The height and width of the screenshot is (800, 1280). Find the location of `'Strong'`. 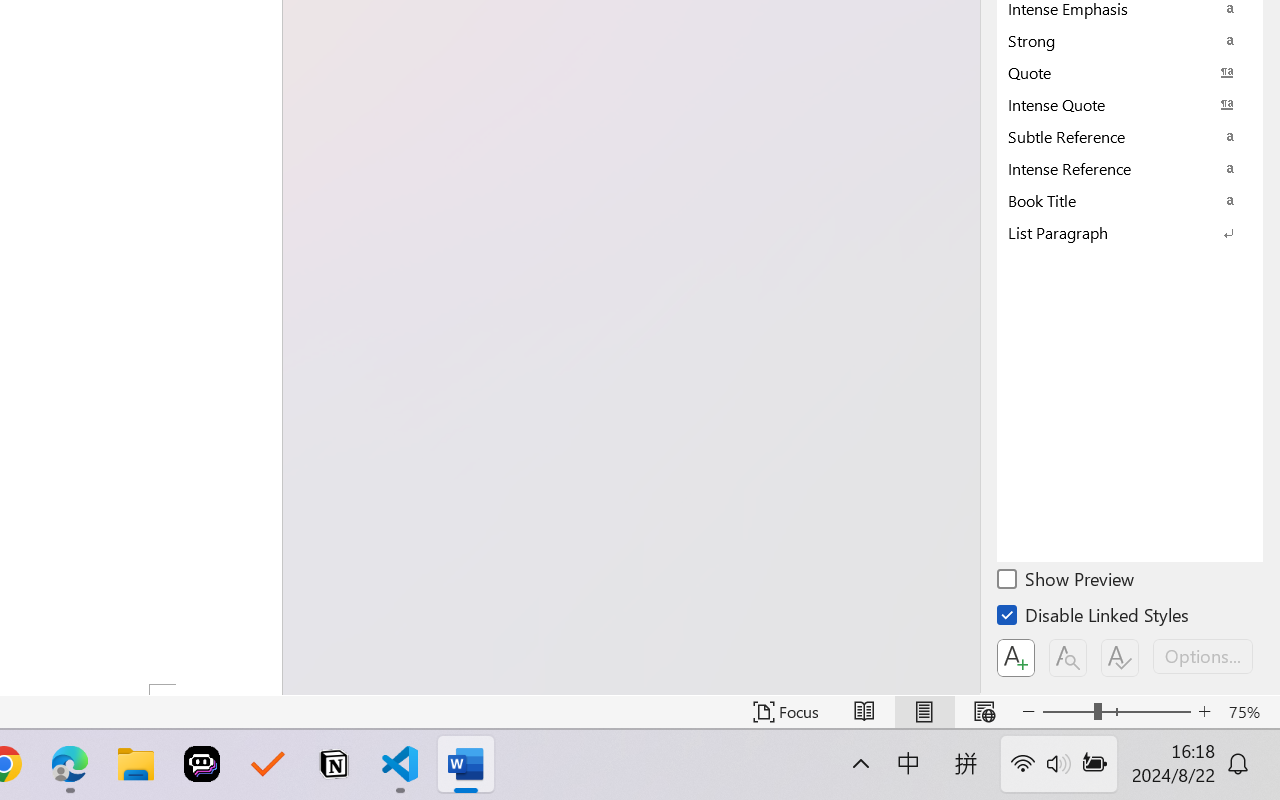

'Strong' is located at coordinates (1130, 39).